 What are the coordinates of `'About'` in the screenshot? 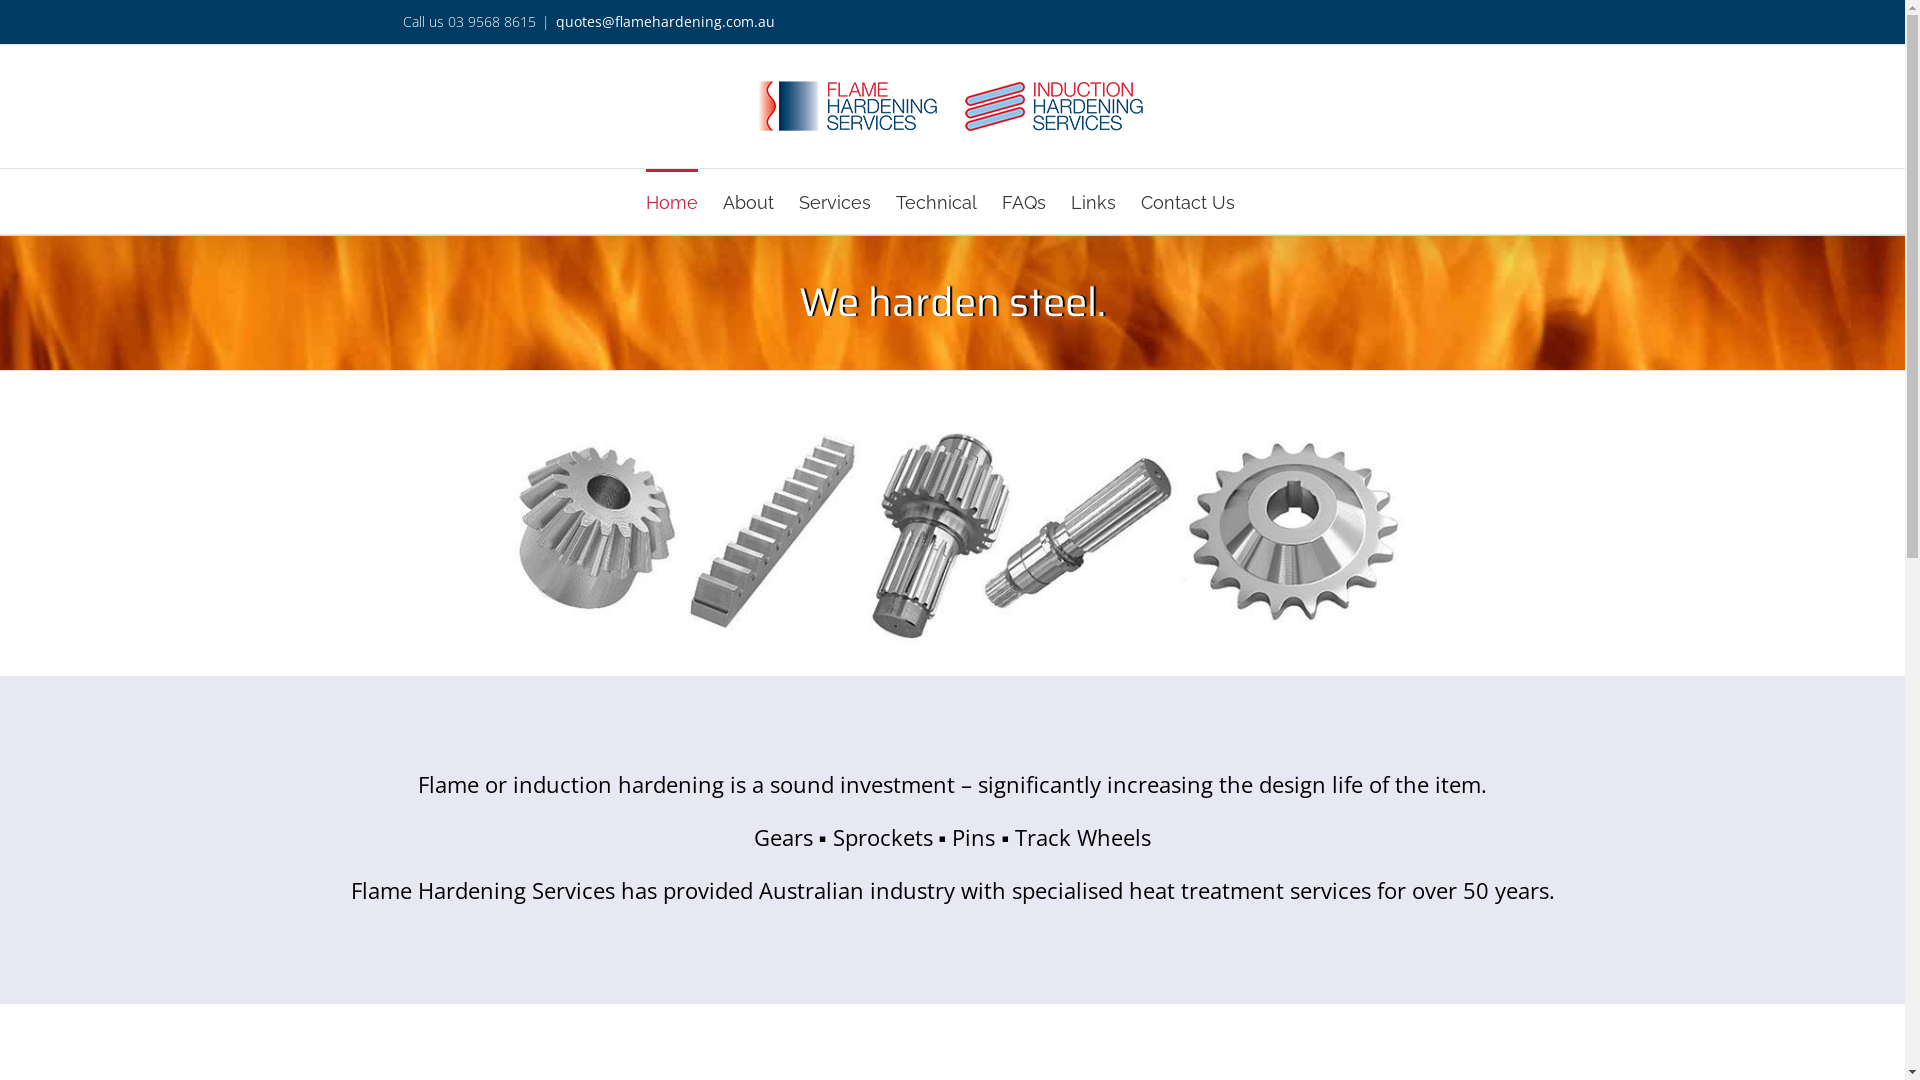 It's located at (746, 201).